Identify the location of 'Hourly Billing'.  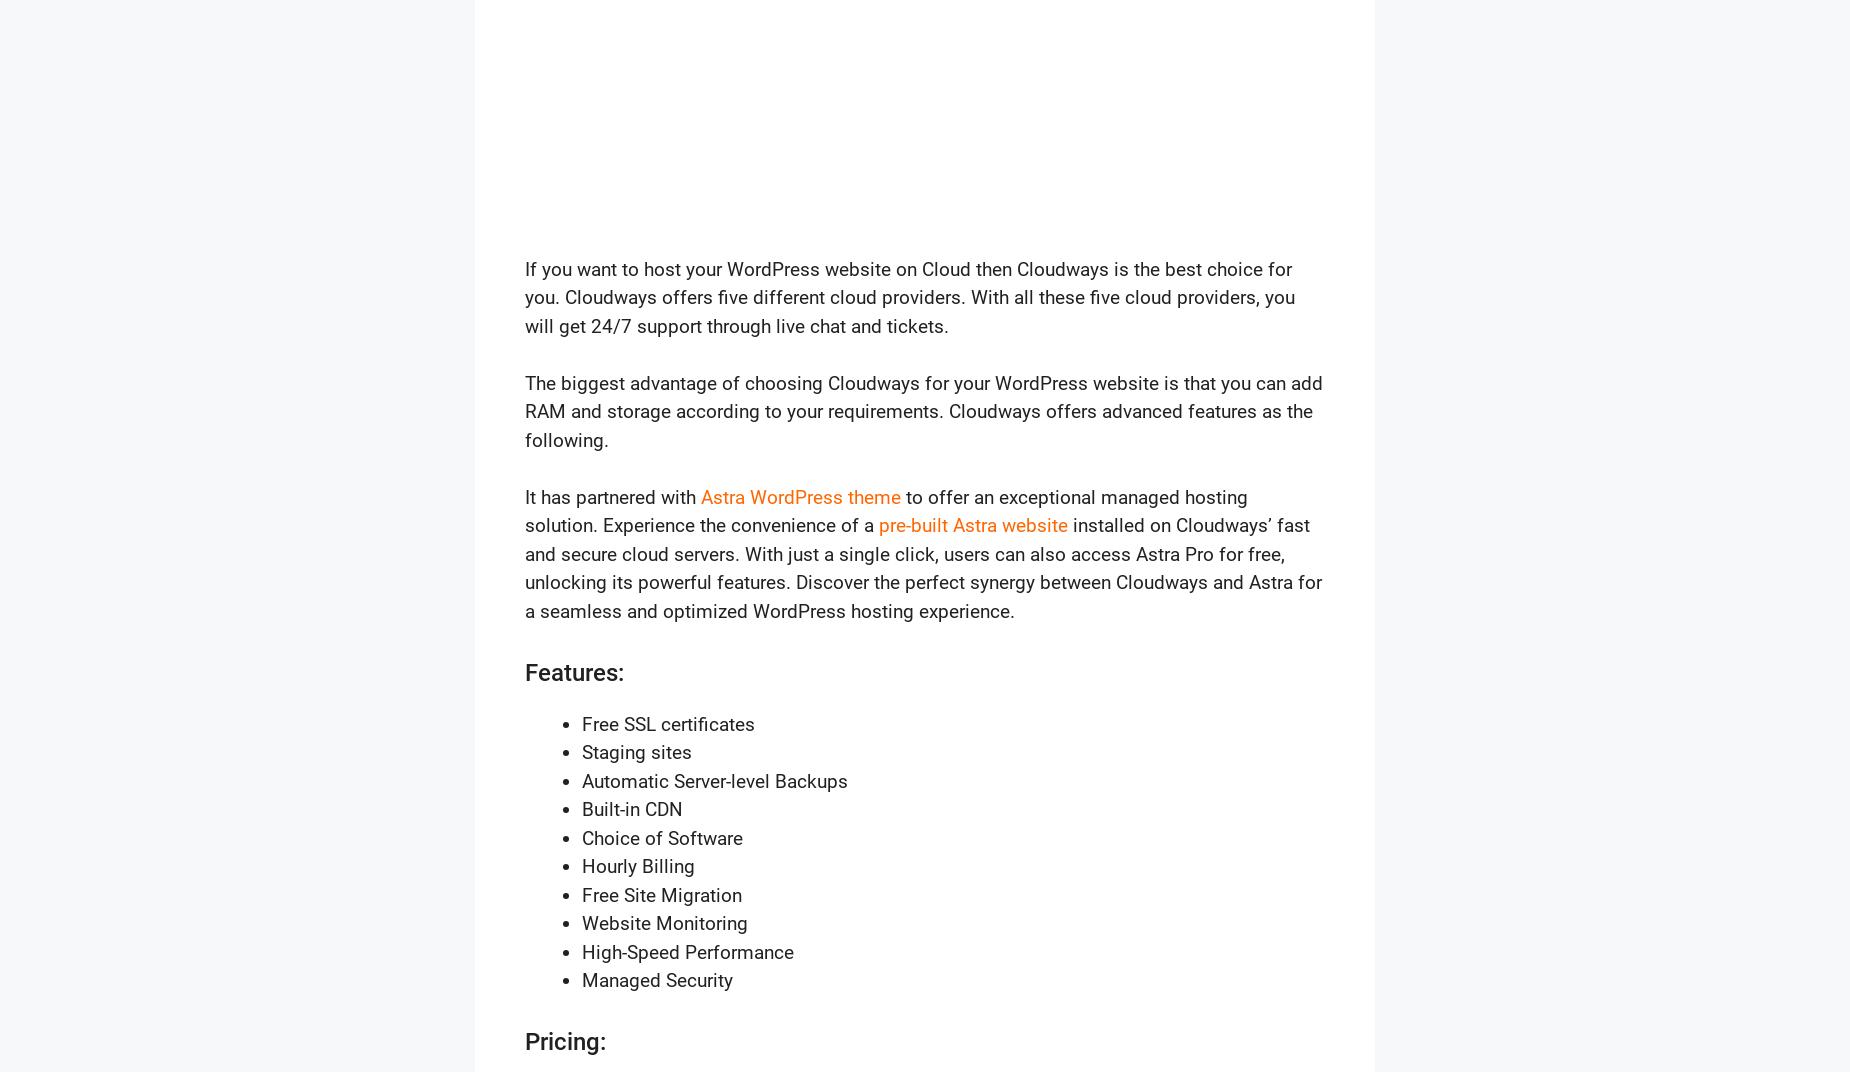
(582, 865).